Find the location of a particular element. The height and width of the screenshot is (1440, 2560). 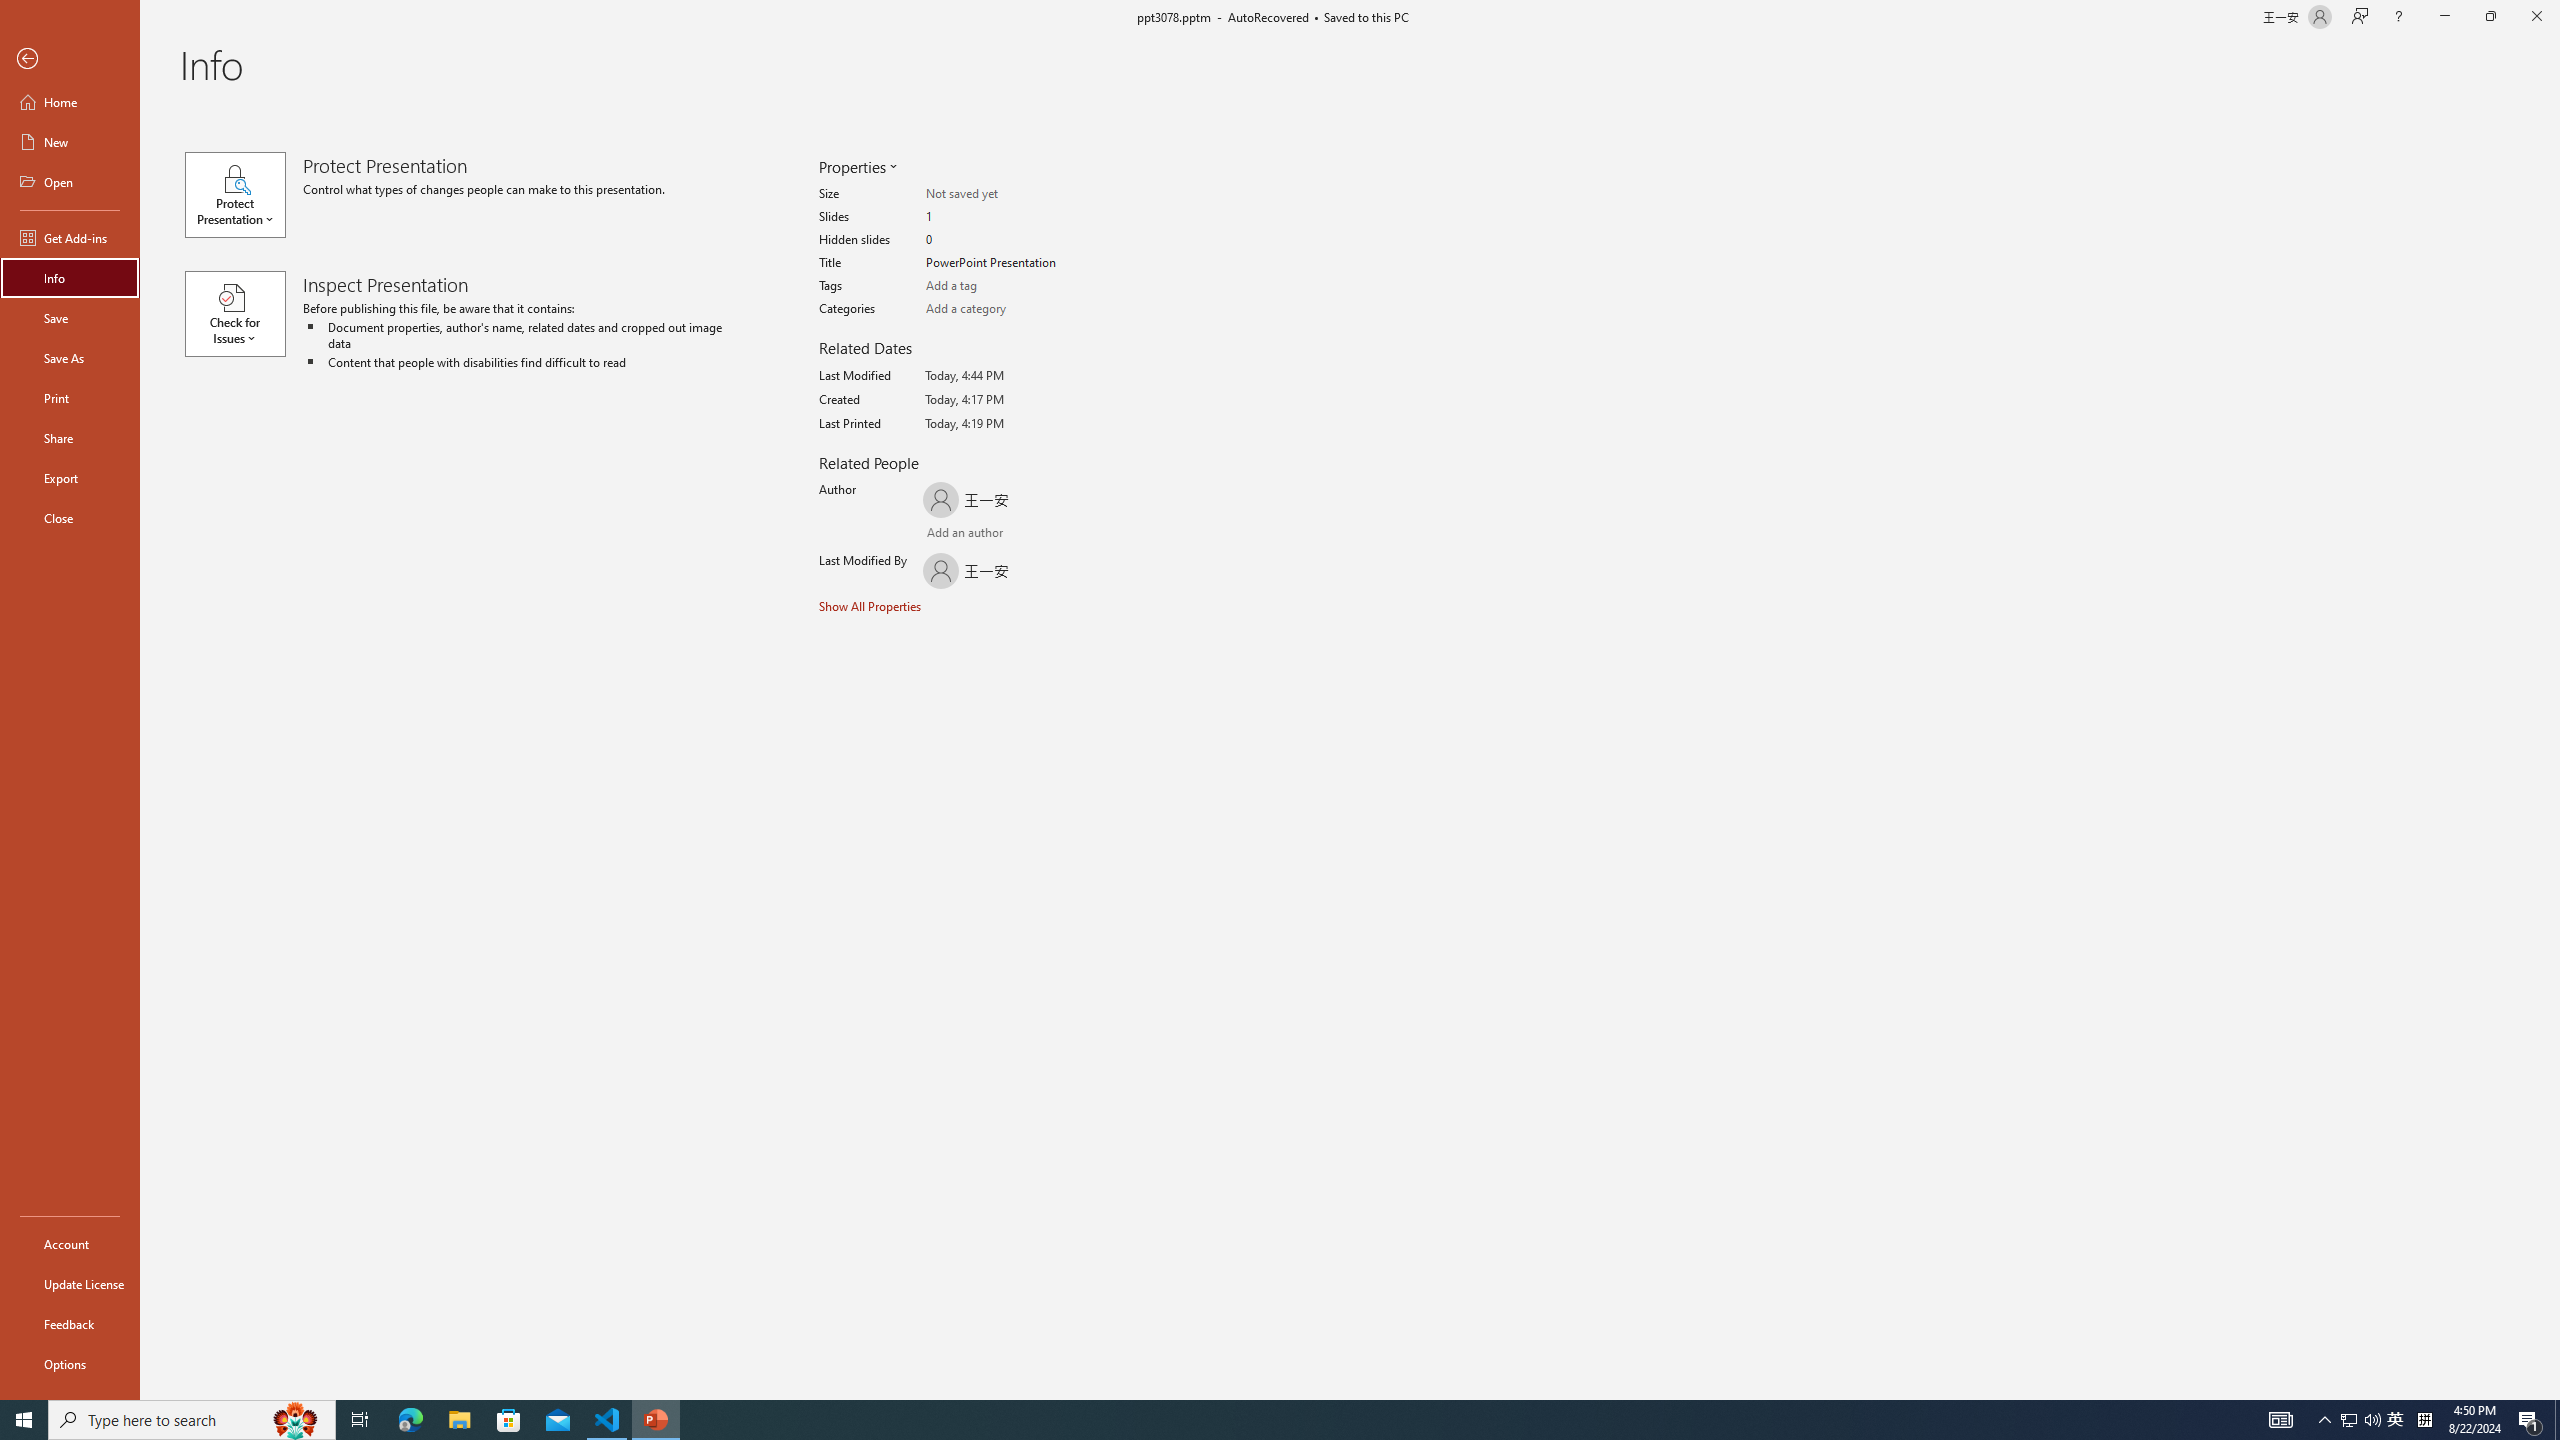

'Slides' is located at coordinates (1003, 217).